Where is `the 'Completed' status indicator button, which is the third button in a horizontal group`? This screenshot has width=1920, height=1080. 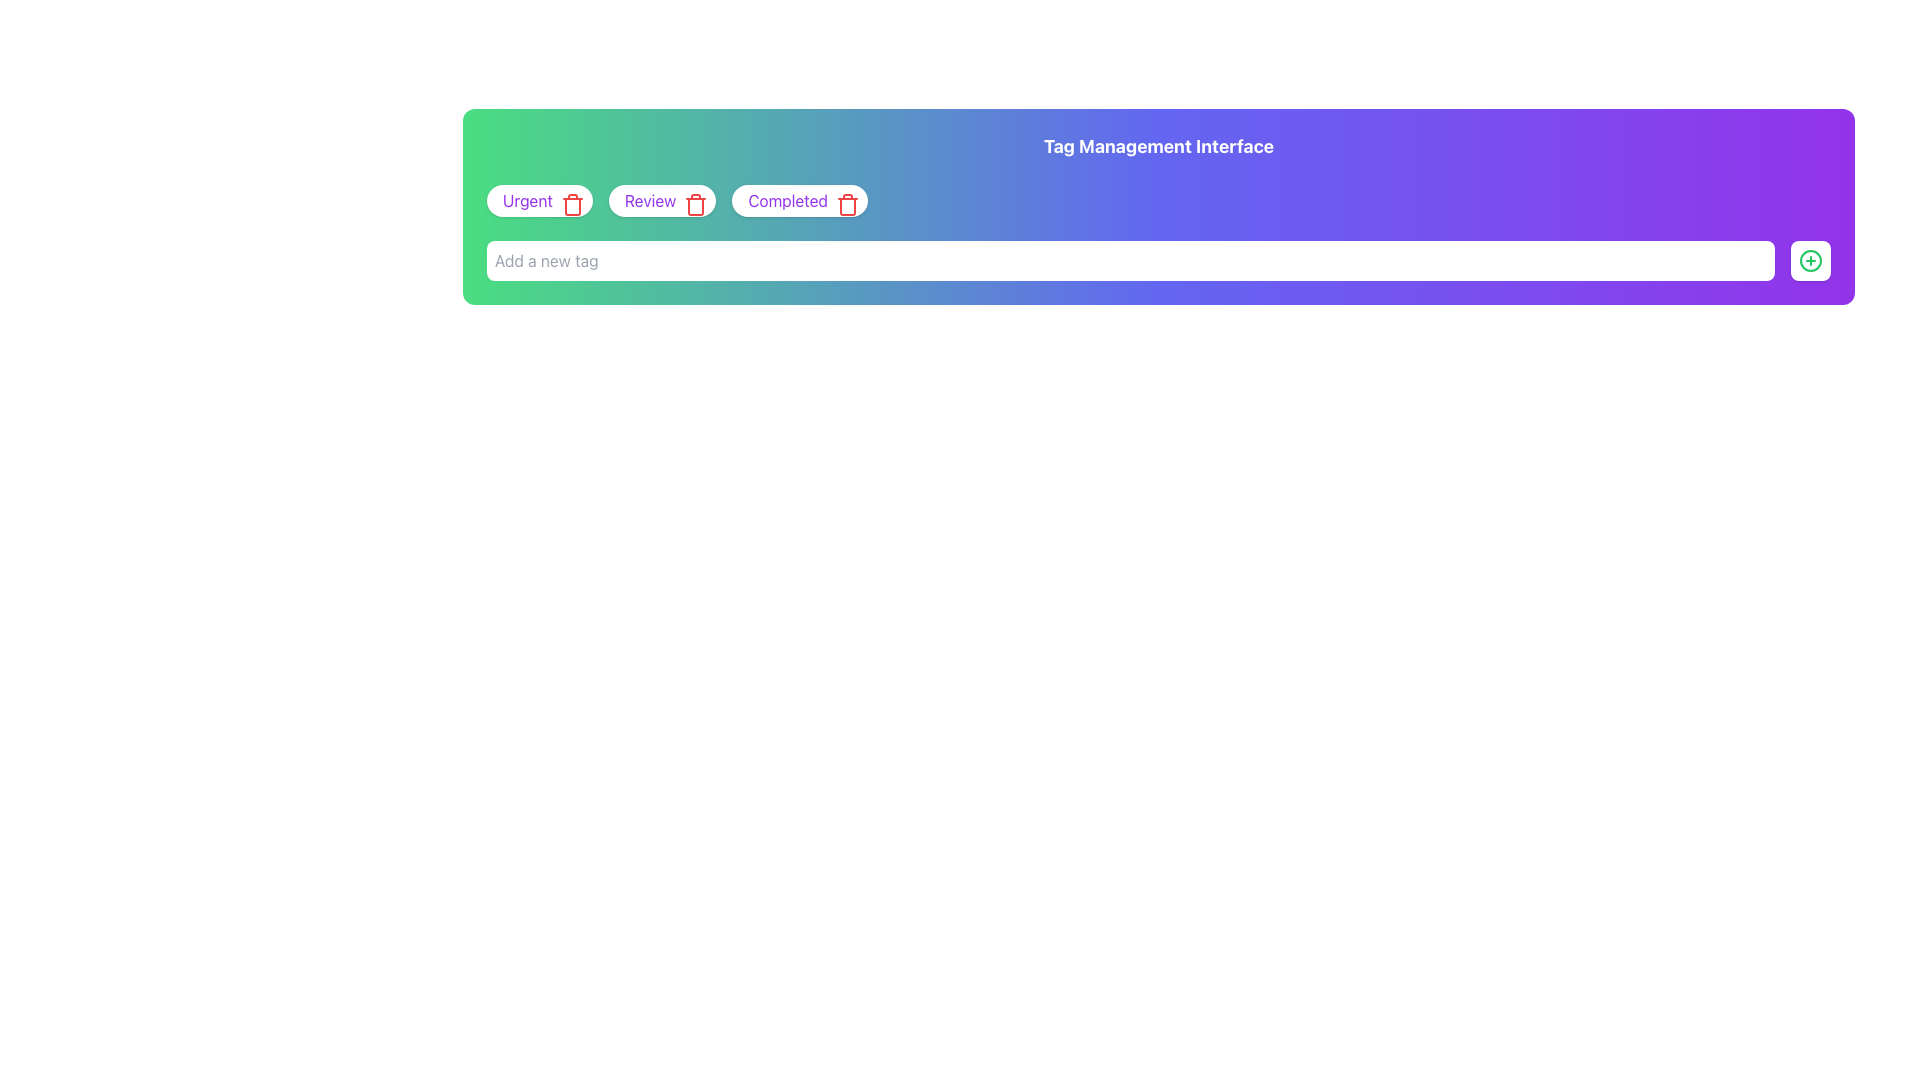 the 'Completed' status indicator button, which is the third button in a horizontal group is located at coordinates (800, 200).